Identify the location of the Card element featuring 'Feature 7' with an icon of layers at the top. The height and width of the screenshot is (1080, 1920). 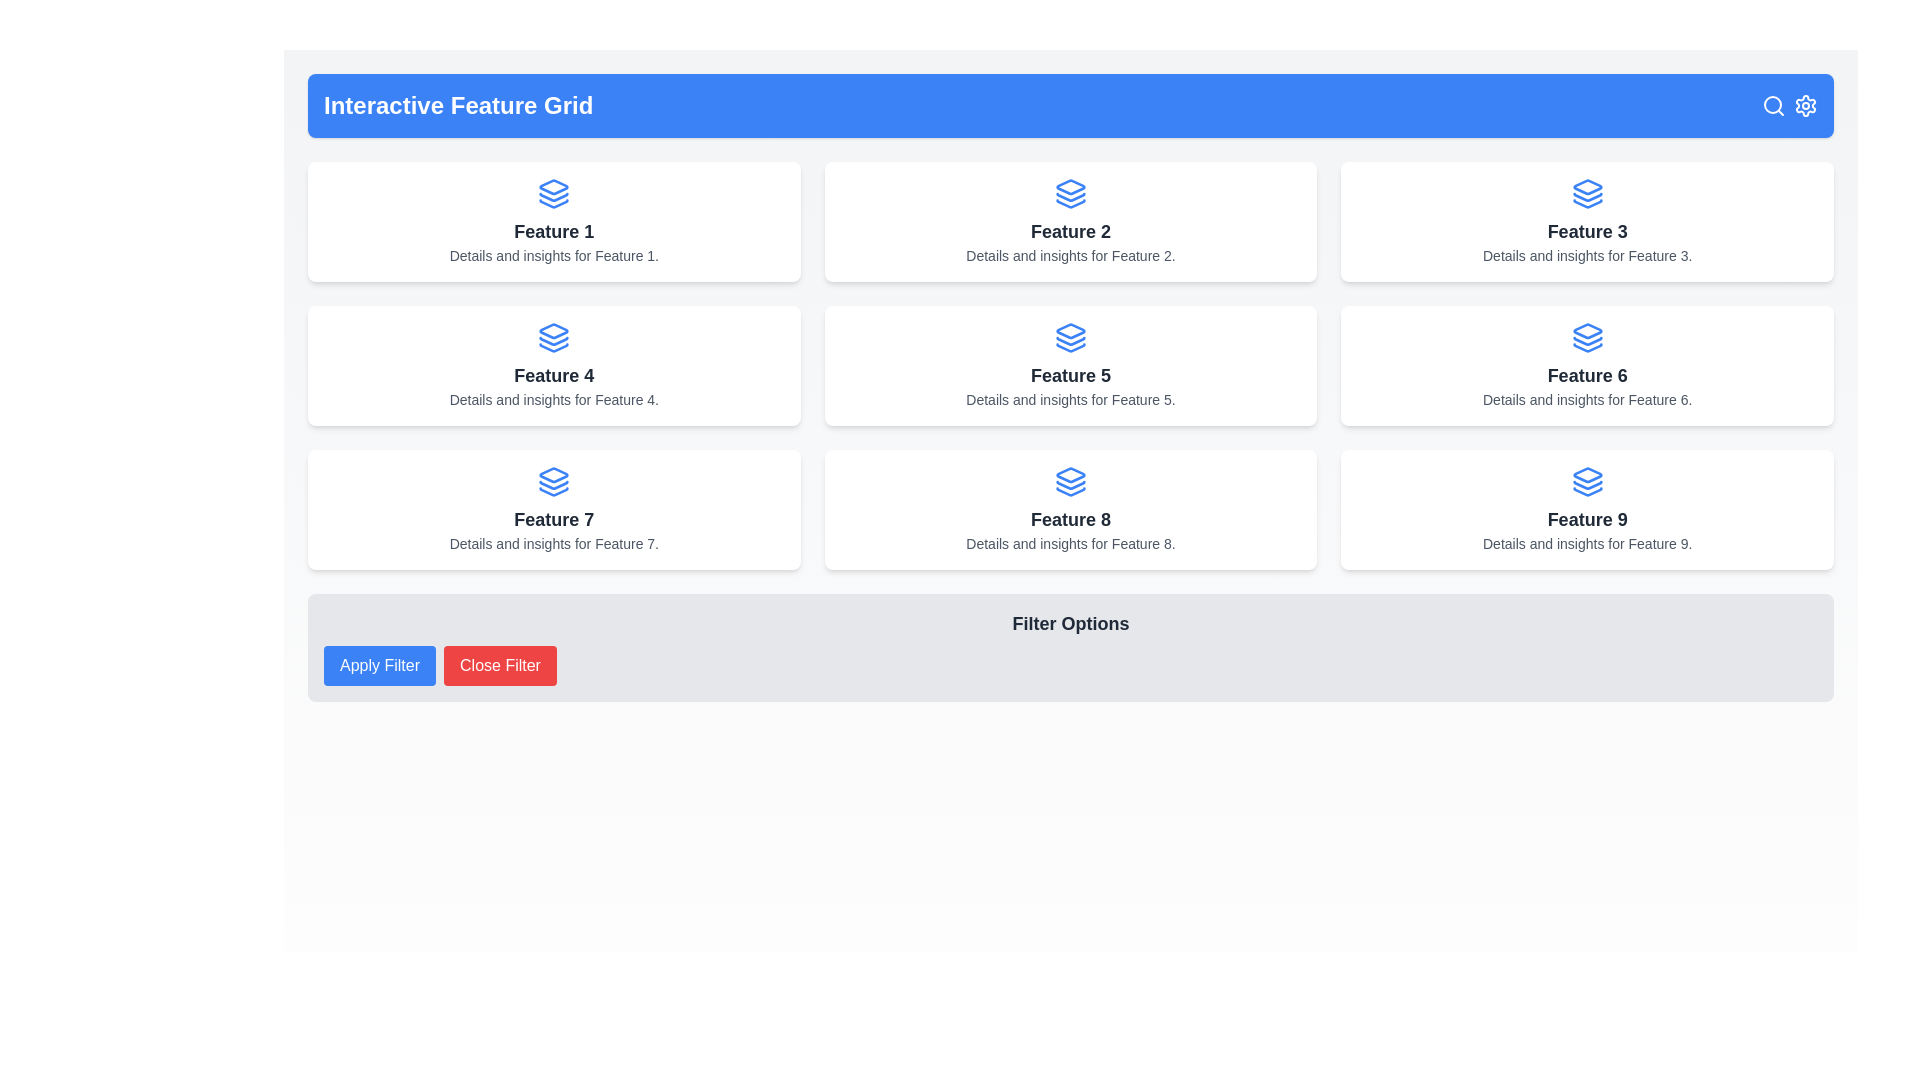
(554, 508).